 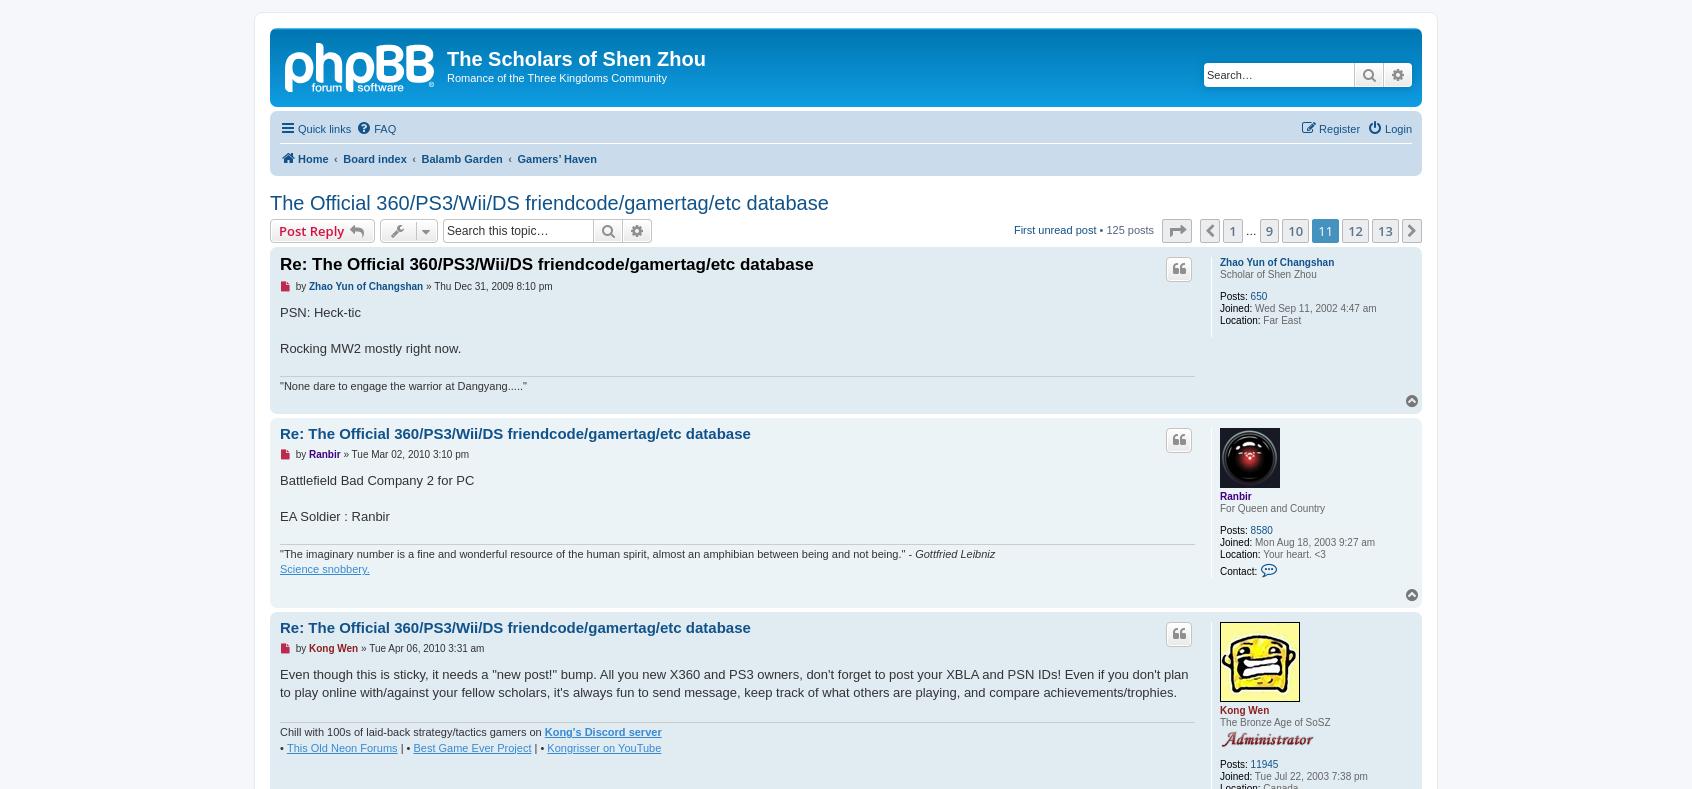 I want to click on 'Best Game Ever Project', so click(x=471, y=747).